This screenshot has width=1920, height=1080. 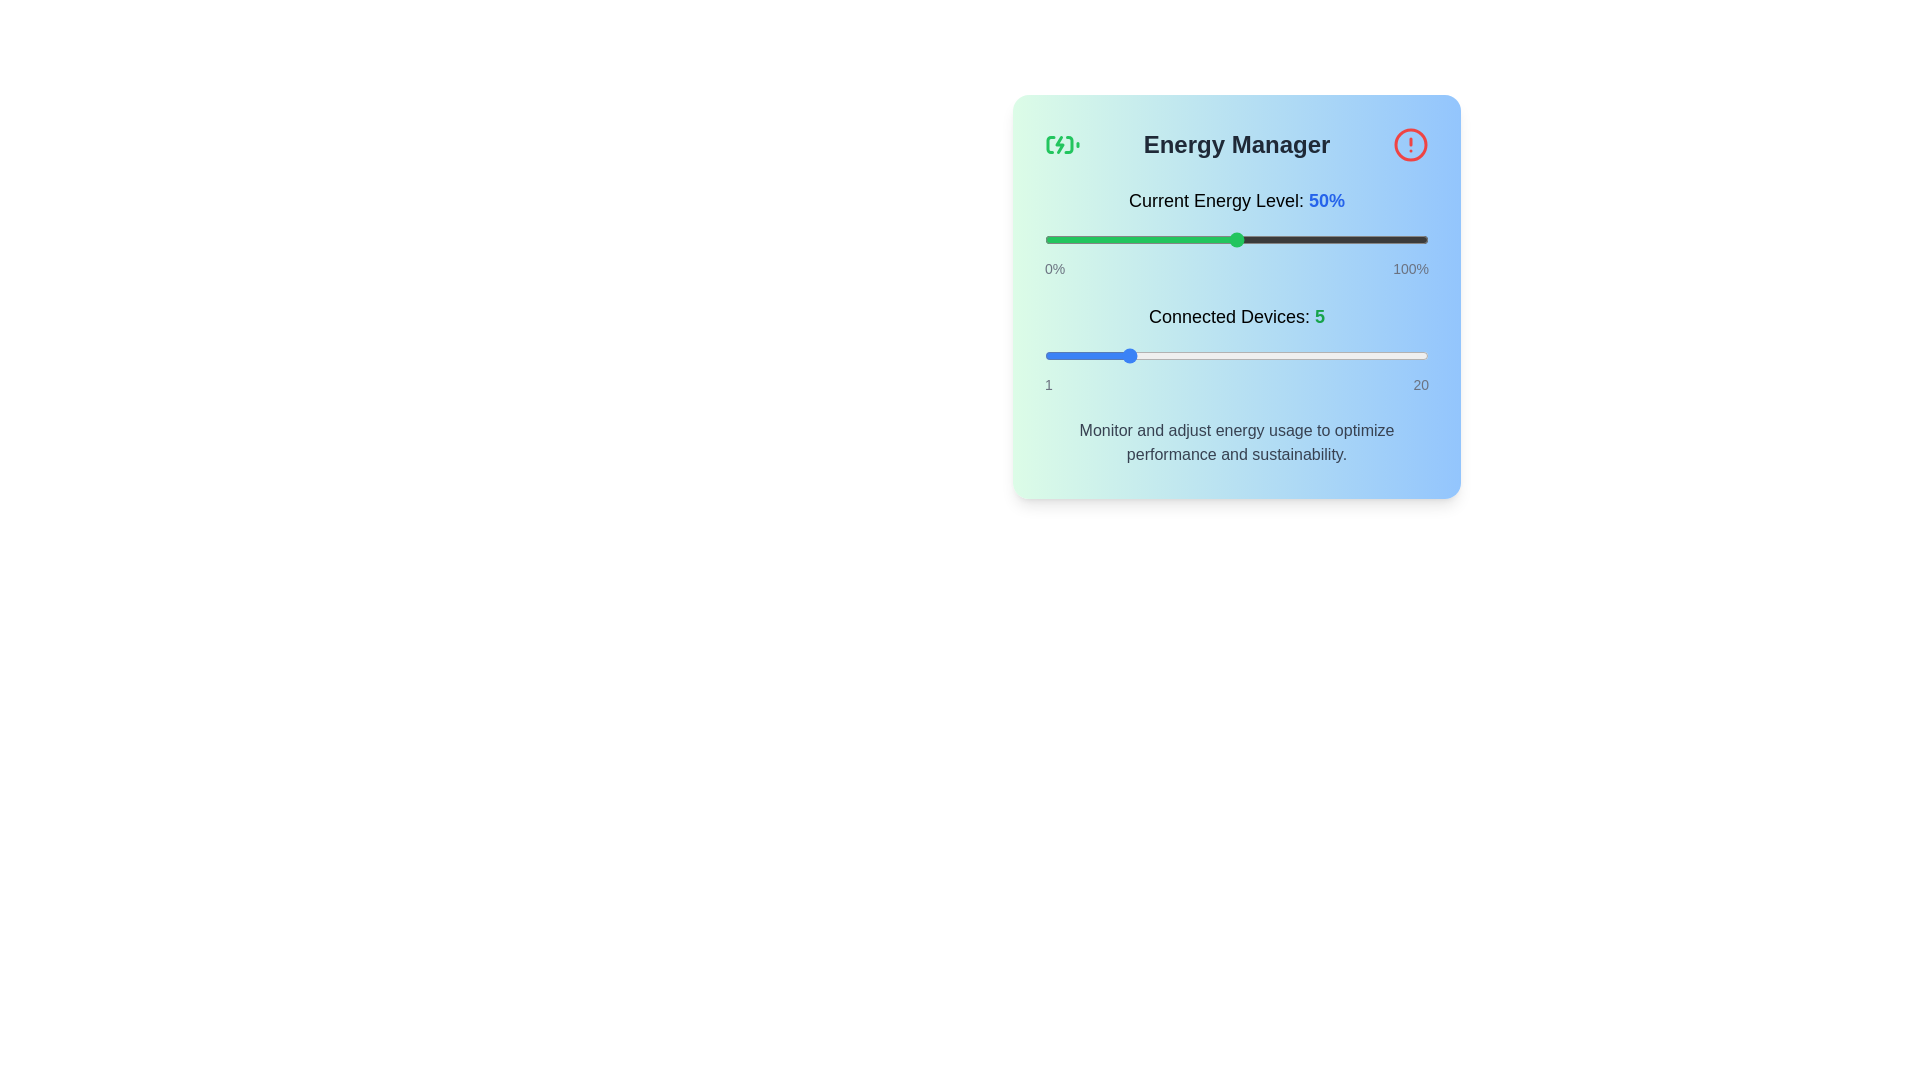 I want to click on the connected devices slider to 18, so click(x=1387, y=354).